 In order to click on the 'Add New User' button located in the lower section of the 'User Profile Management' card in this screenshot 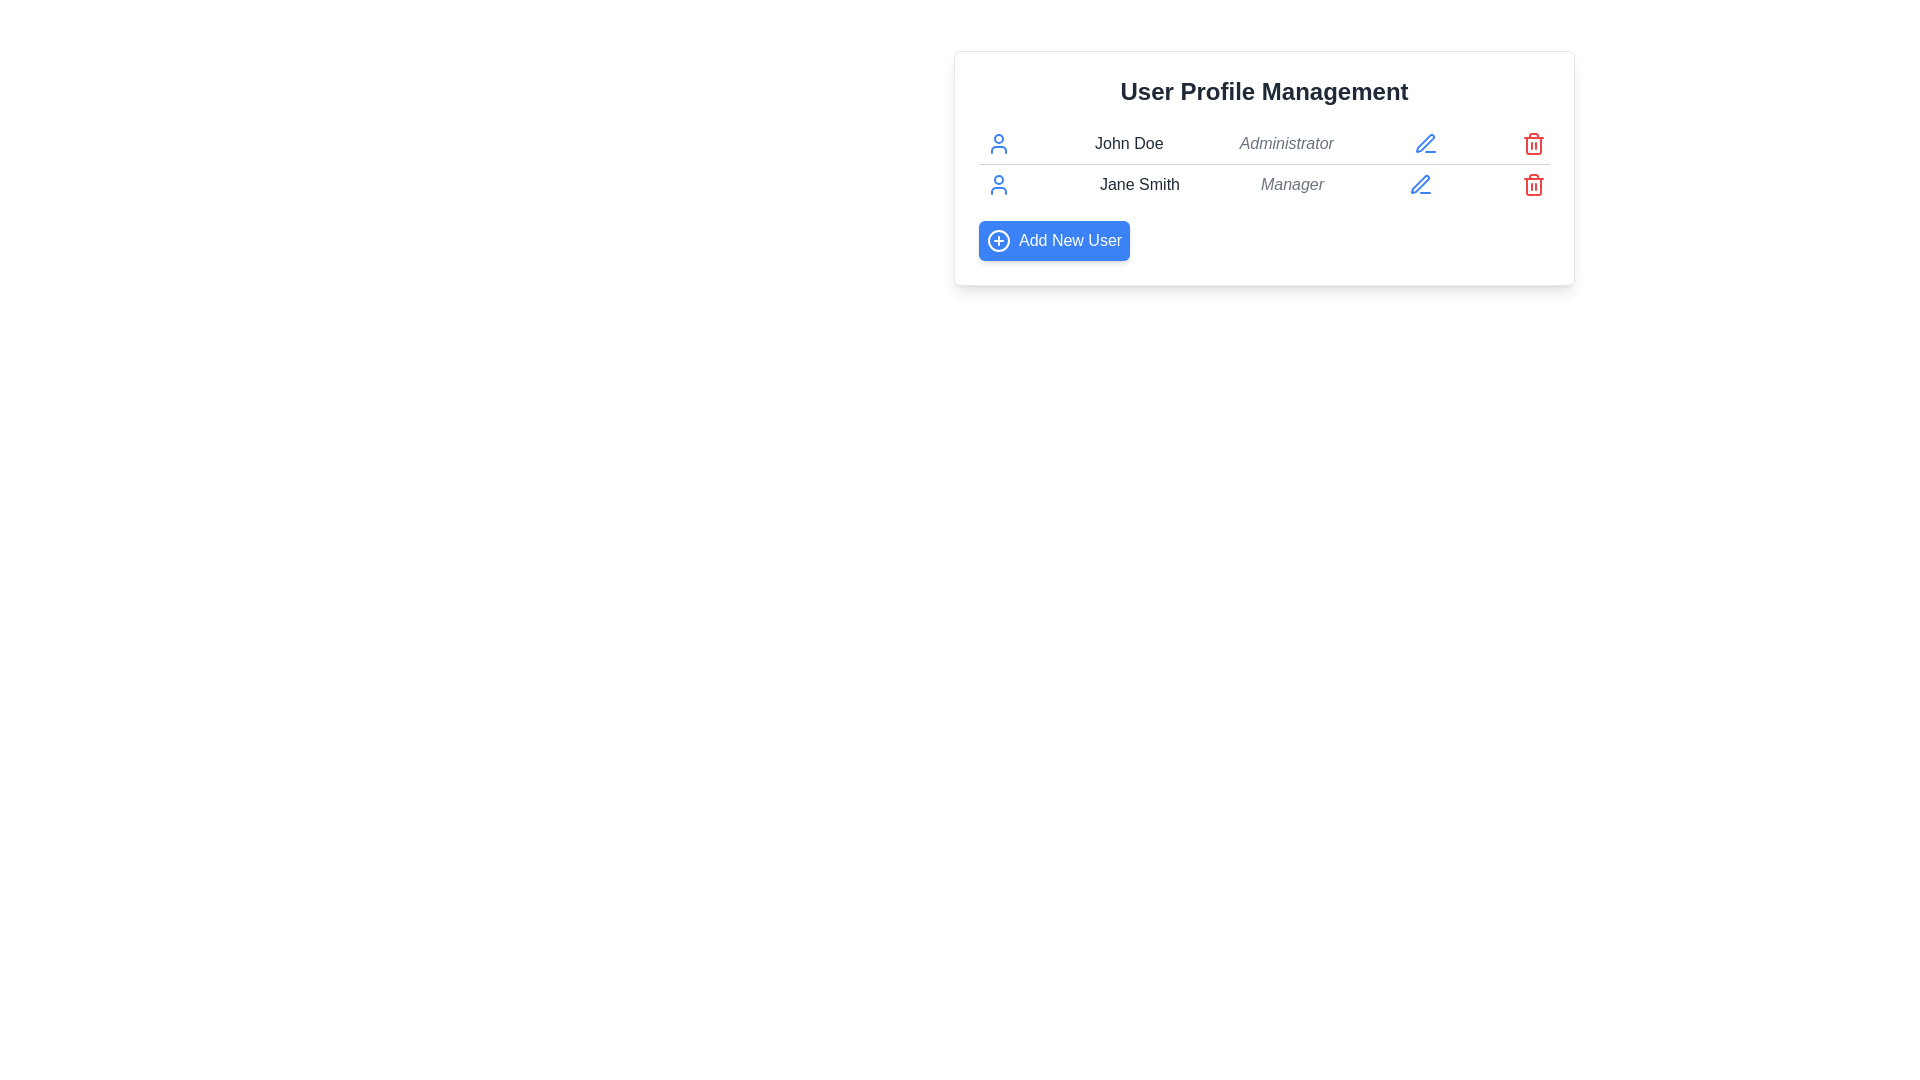, I will do `click(1053, 239)`.